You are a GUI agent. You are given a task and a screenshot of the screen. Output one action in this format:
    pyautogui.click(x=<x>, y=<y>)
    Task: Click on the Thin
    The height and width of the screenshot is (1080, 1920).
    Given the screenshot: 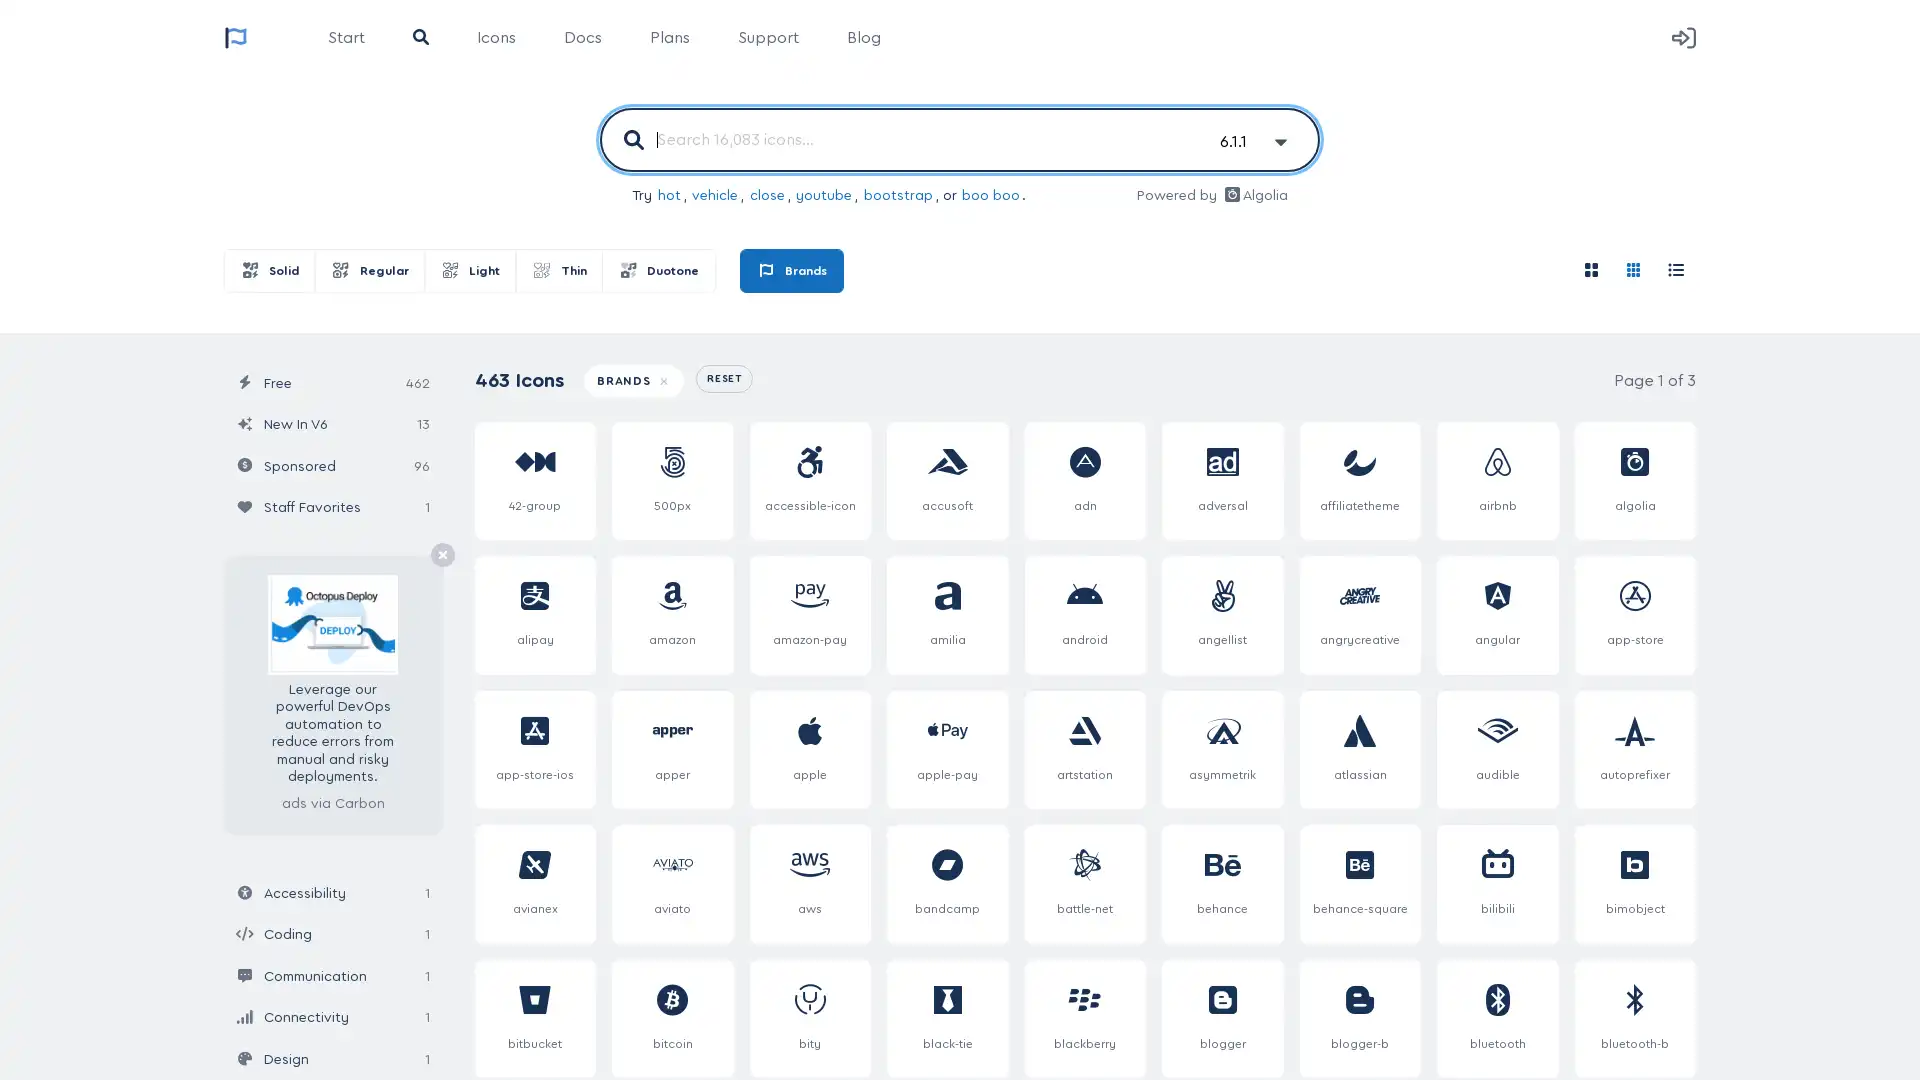 What is the action you would take?
    pyautogui.click(x=681, y=277)
    